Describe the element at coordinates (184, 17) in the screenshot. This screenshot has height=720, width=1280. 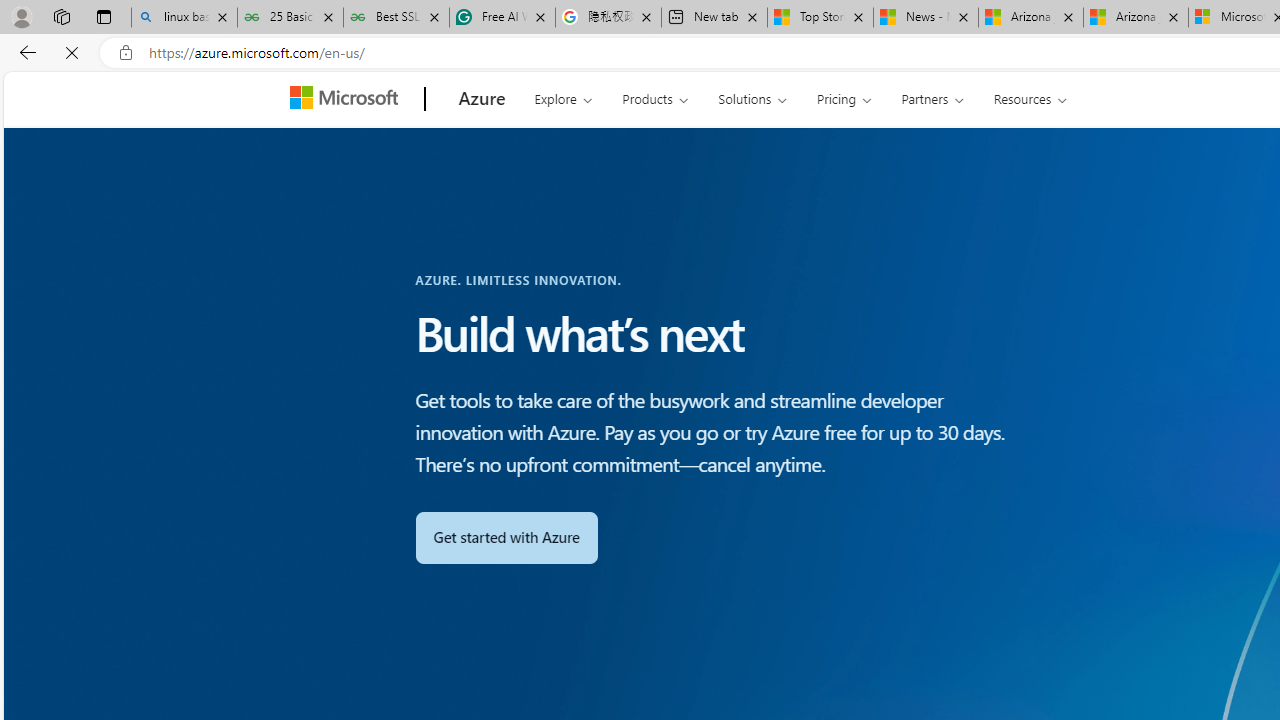
I see `'linux basic - Search'` at that location.